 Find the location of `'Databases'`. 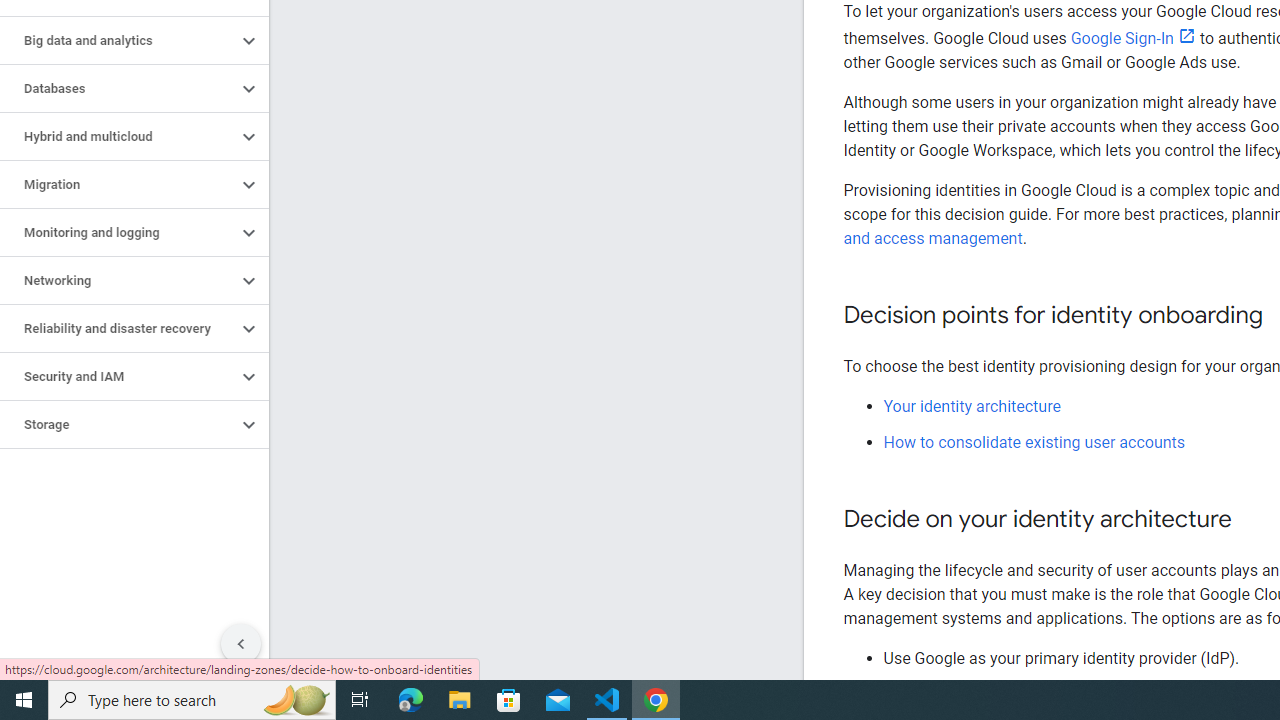

'Databases' is located at coordinates (117, 87).